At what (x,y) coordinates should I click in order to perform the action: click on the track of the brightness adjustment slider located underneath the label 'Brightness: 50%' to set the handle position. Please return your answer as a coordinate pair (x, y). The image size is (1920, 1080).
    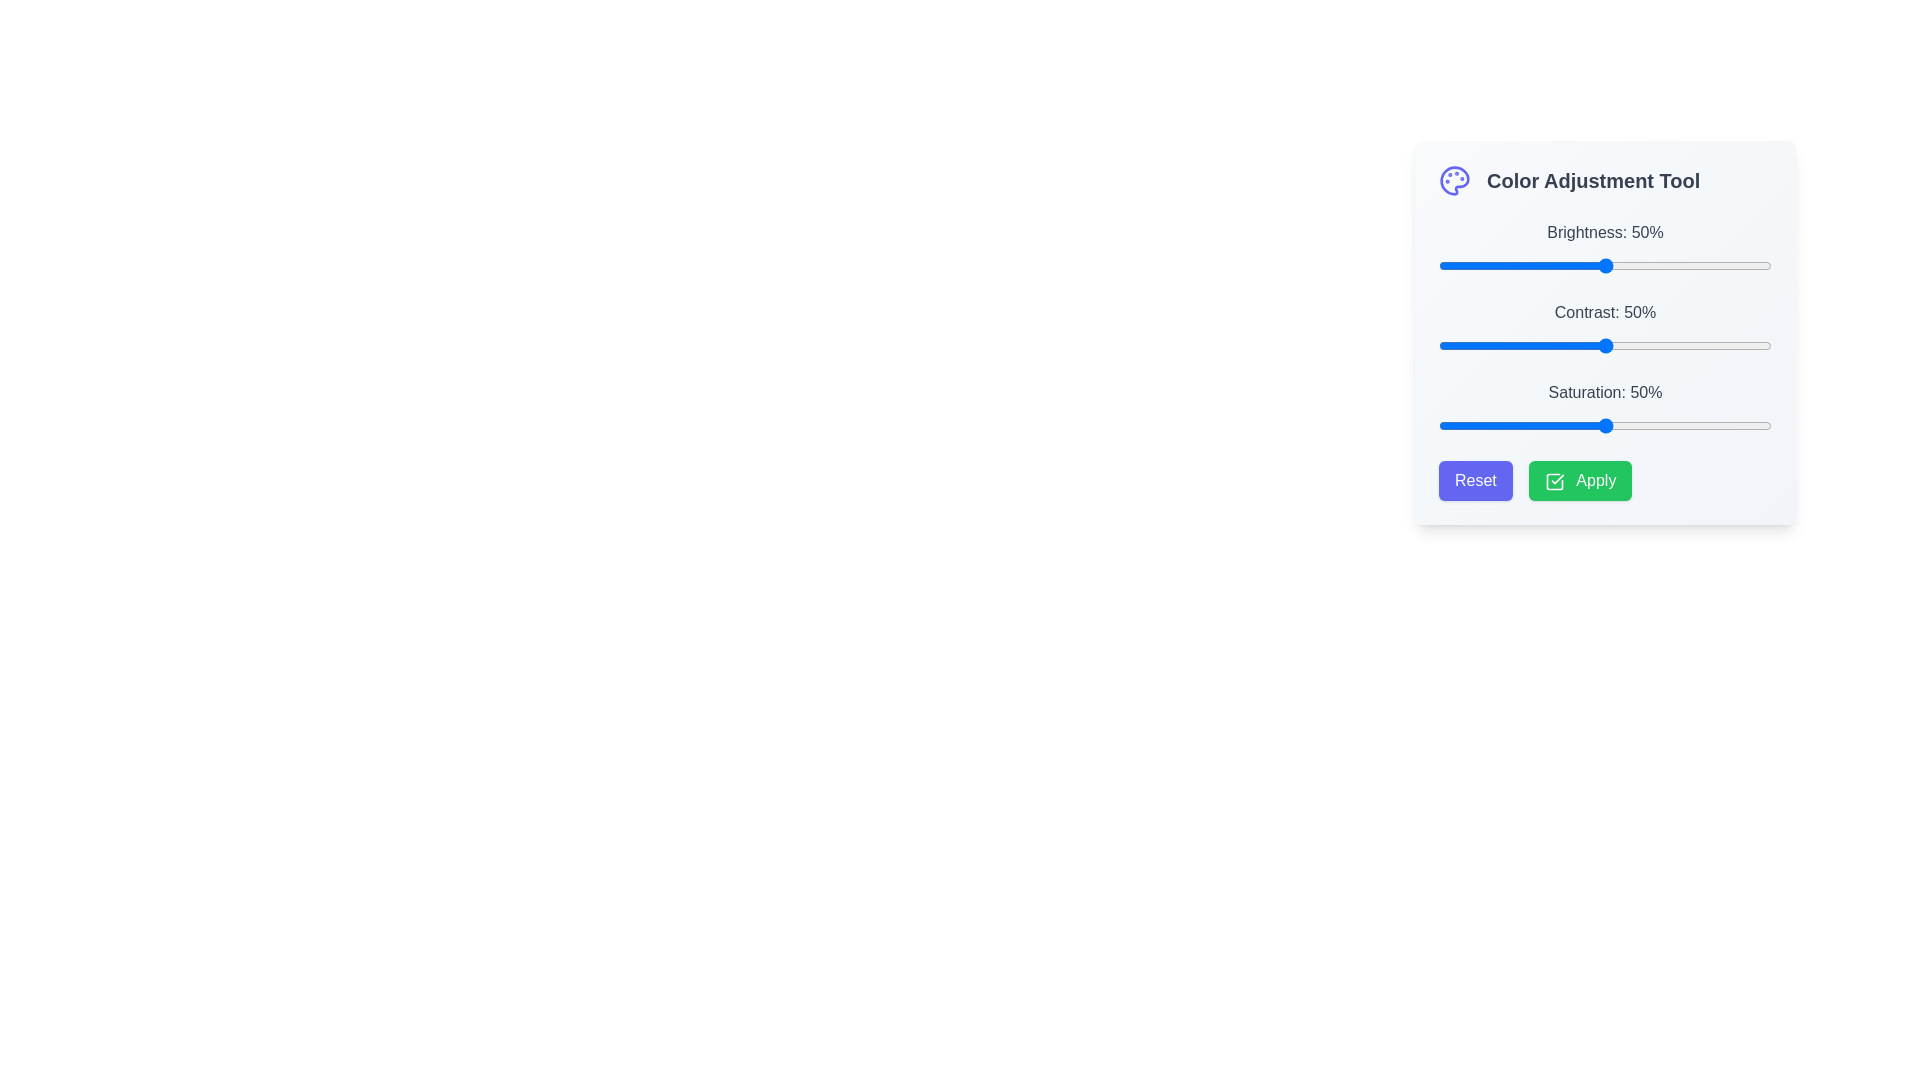
    Looking at the image, I should click on (1605, 265).